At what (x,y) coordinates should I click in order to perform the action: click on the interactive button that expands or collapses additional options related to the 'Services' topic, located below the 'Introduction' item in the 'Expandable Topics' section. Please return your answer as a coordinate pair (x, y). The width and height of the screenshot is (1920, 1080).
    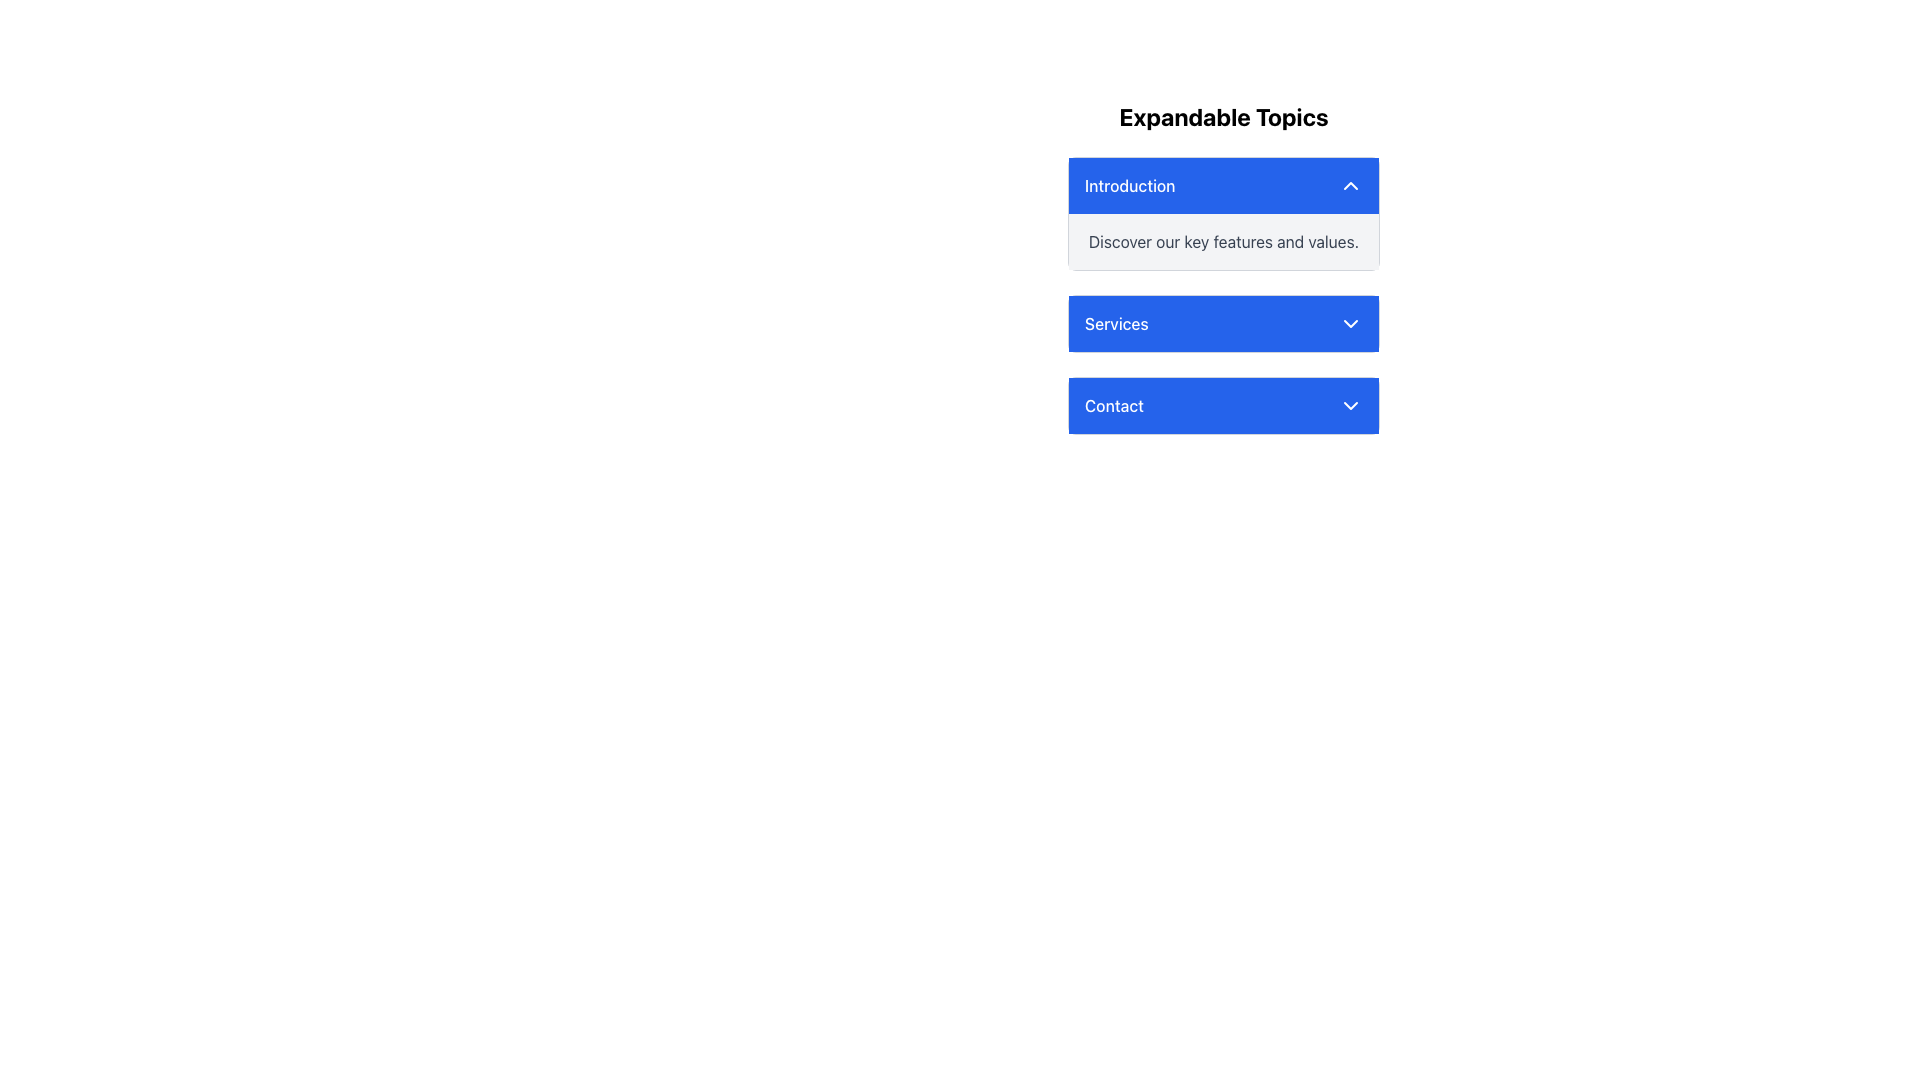
    Looking at the image, I should click on (1223, 323).